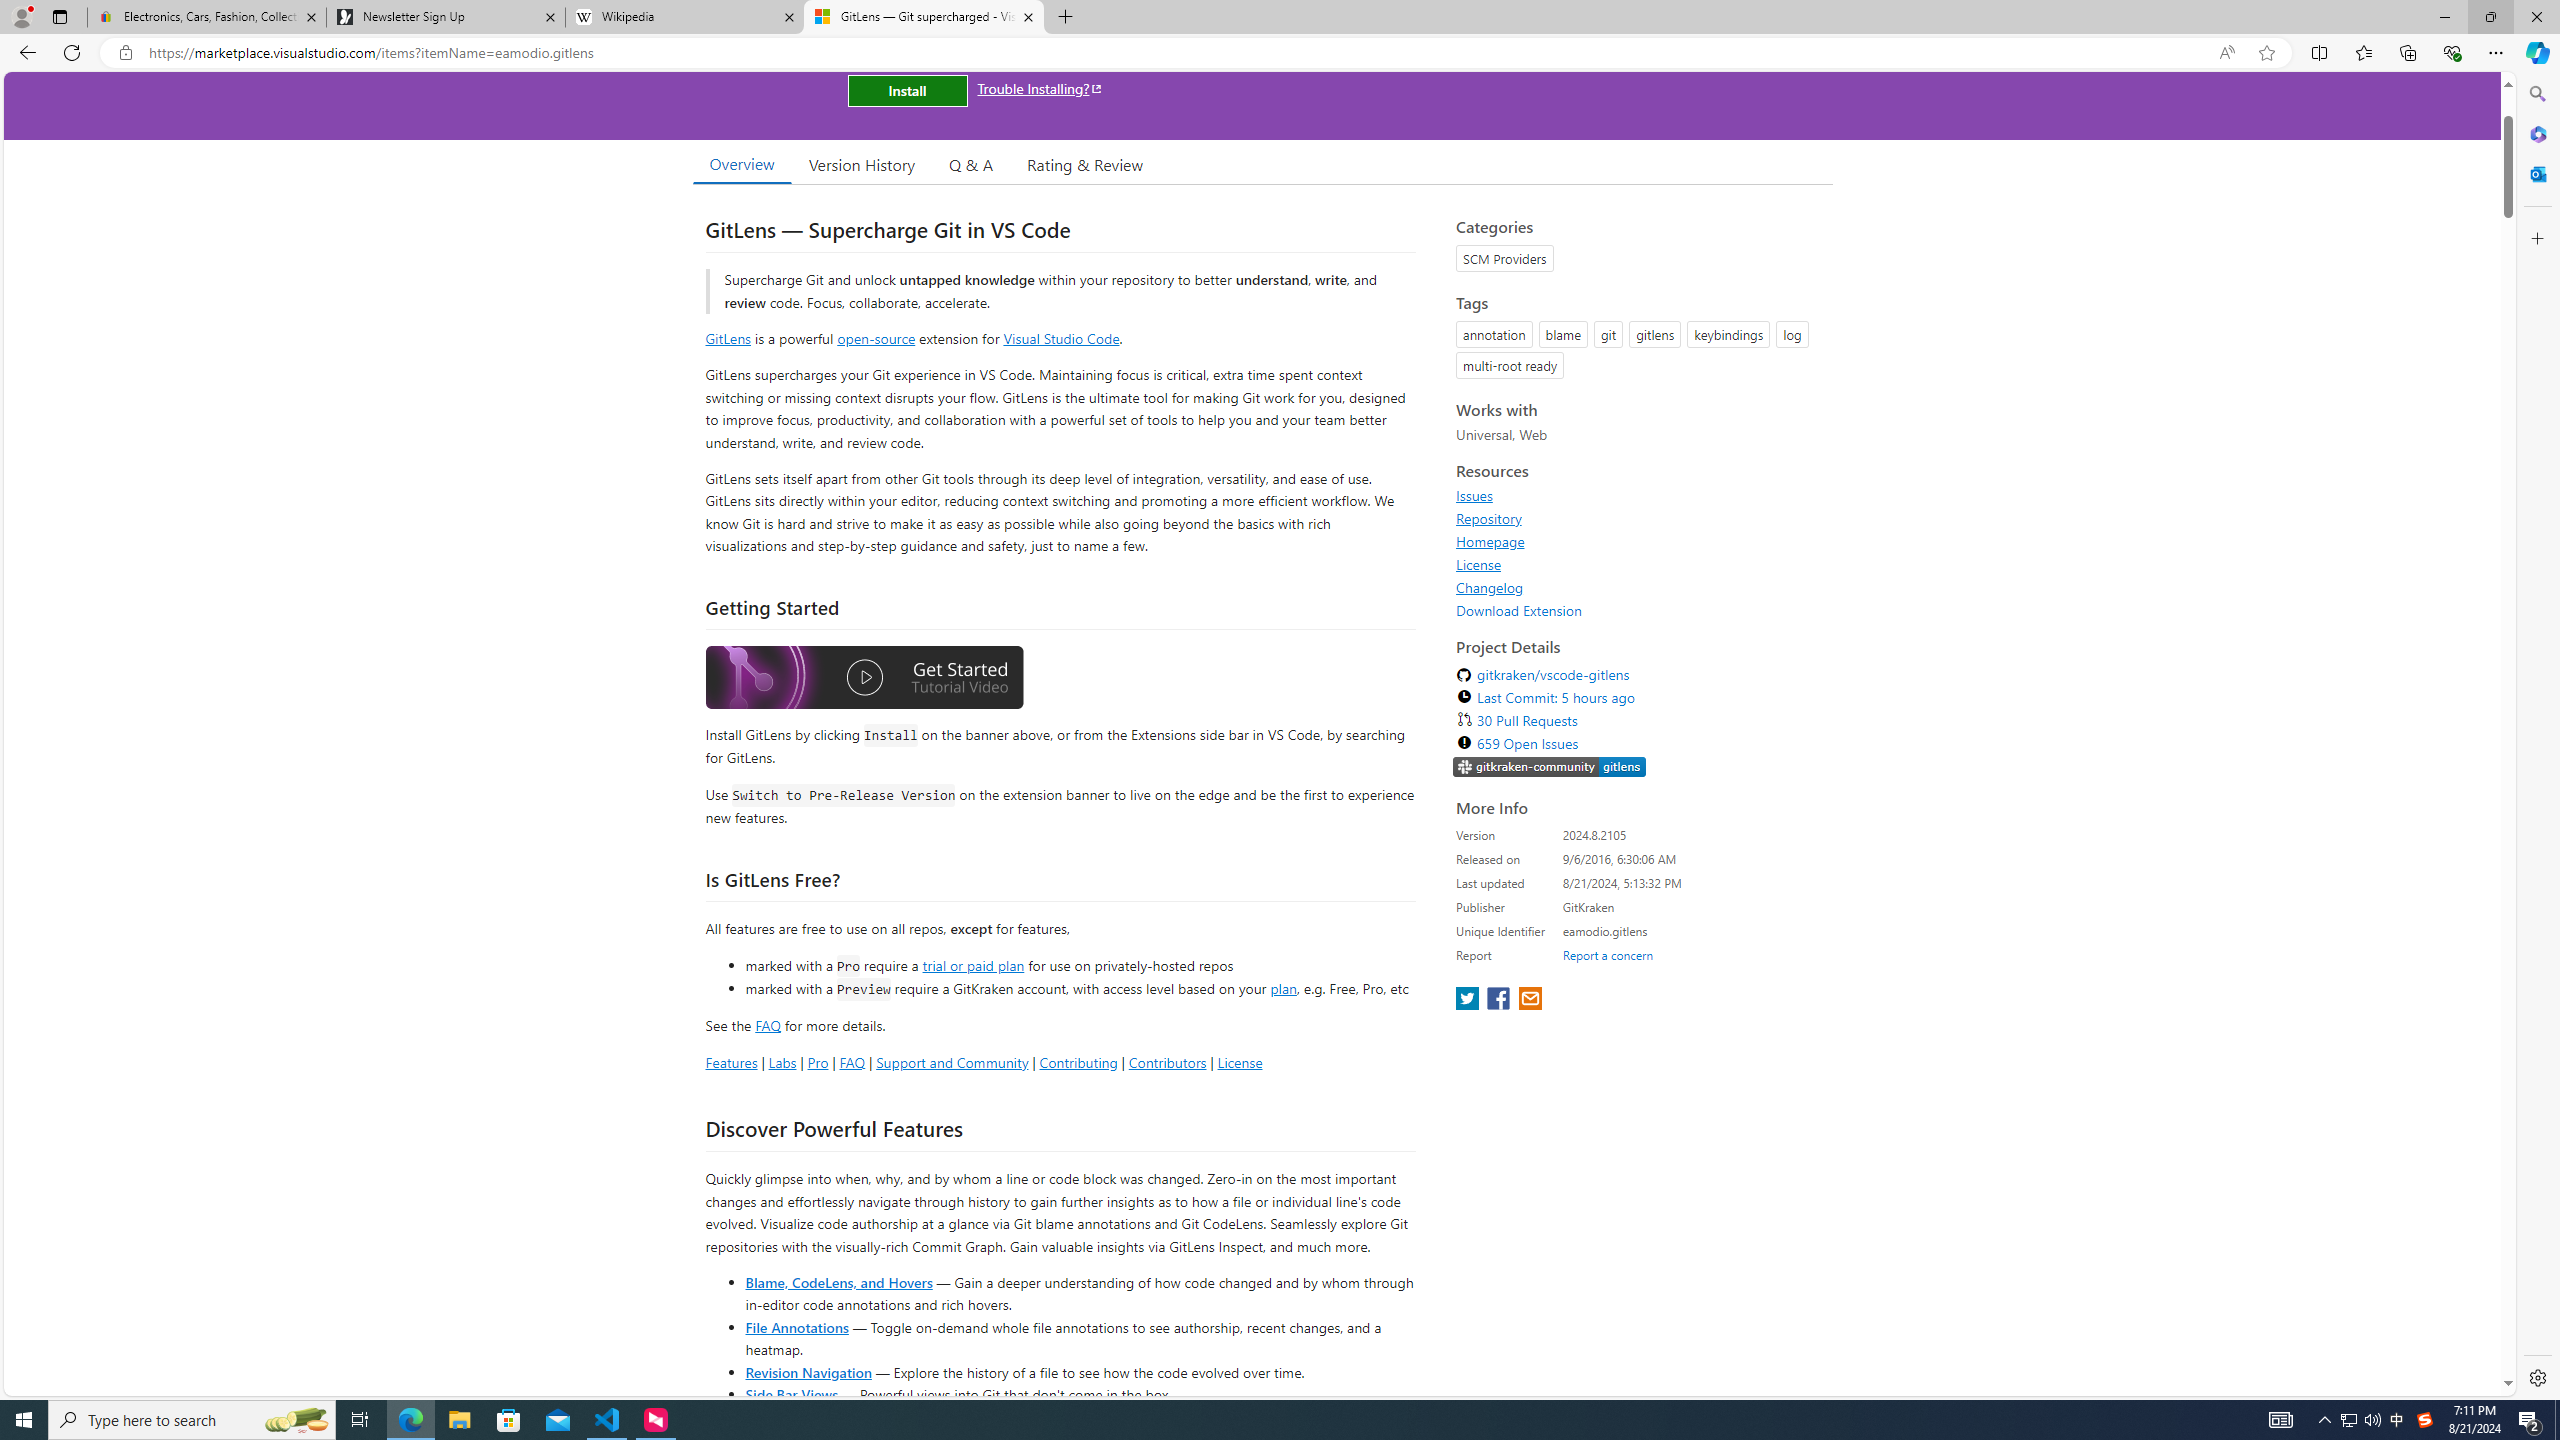 Image resolution: width=2560 pixels, height=1440 pixels. I want to click on 'Support and Community', so click(951, 1061).